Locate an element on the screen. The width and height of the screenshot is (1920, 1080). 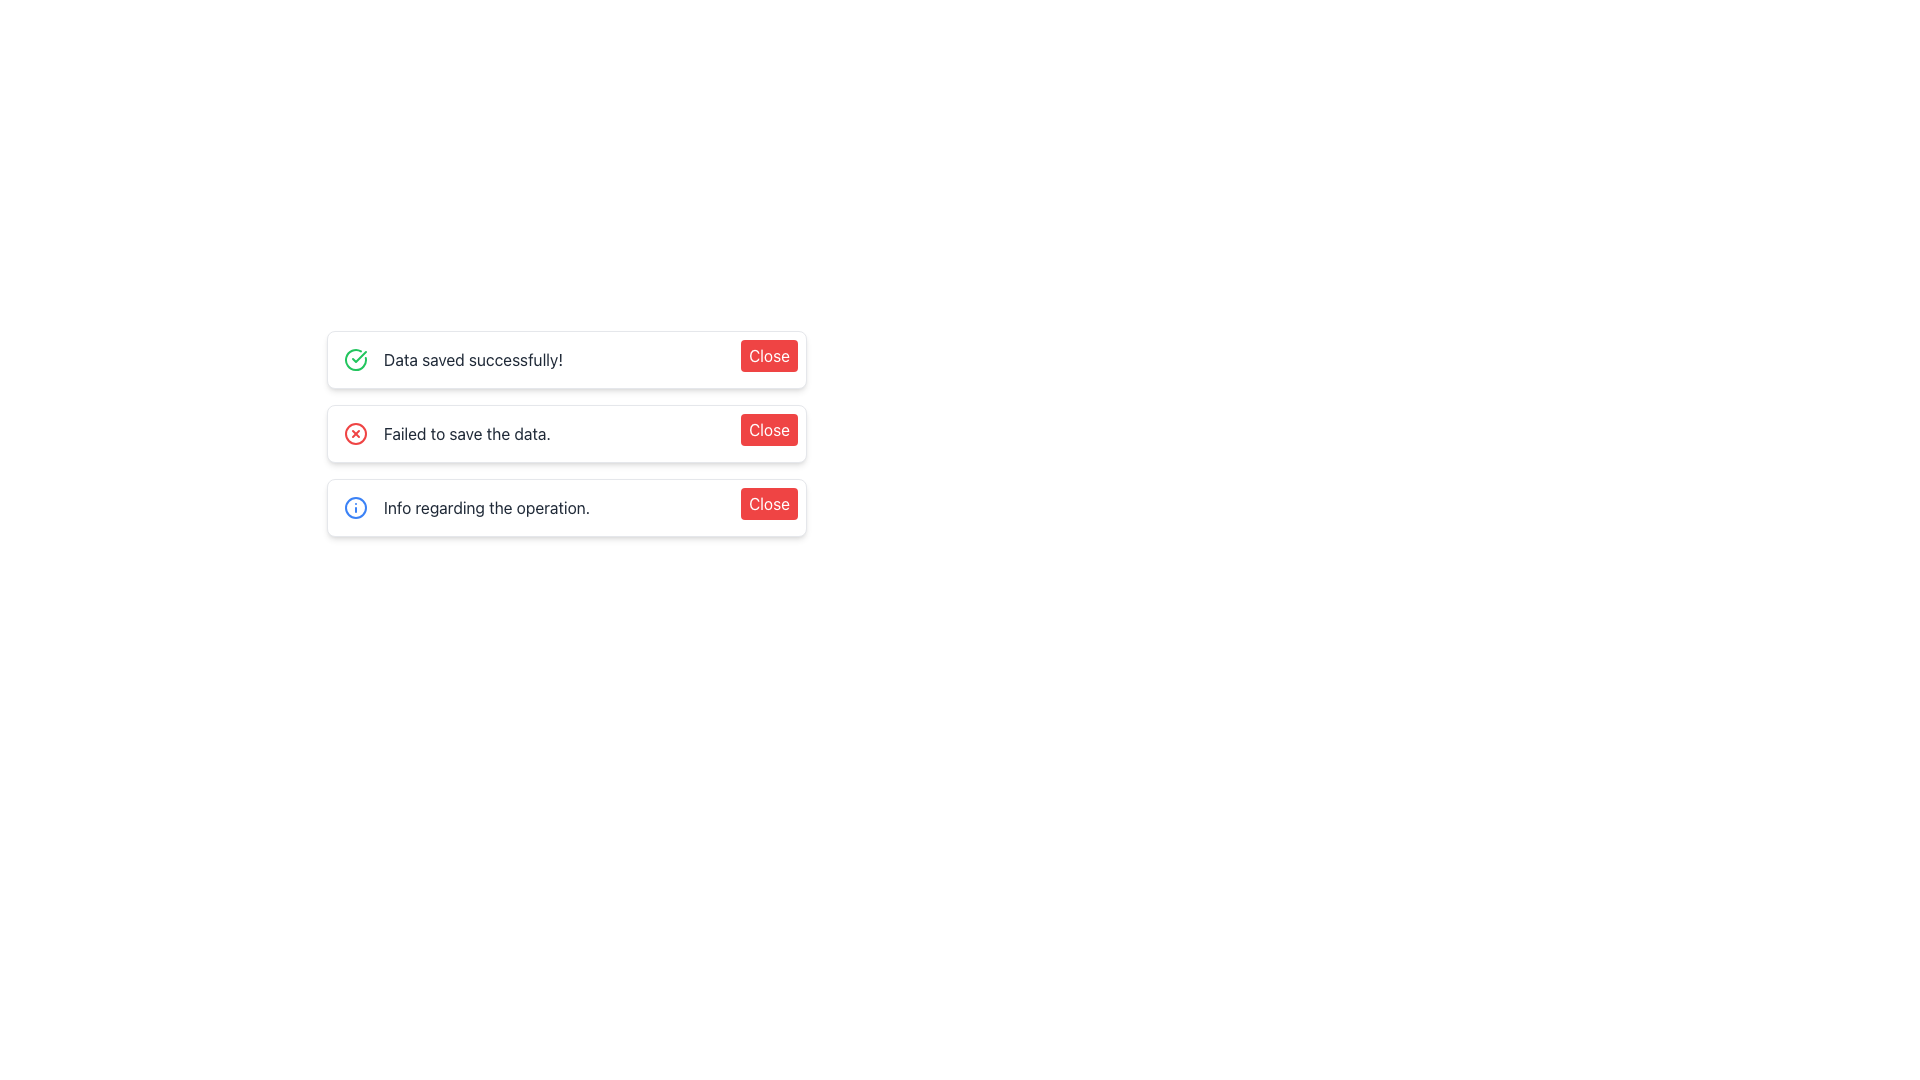
the 'Close' button with bold white text on a bright red background located in the top-right corner of the notification card that reads 'Failed to save the data.' is located at coordinates (768, 428).